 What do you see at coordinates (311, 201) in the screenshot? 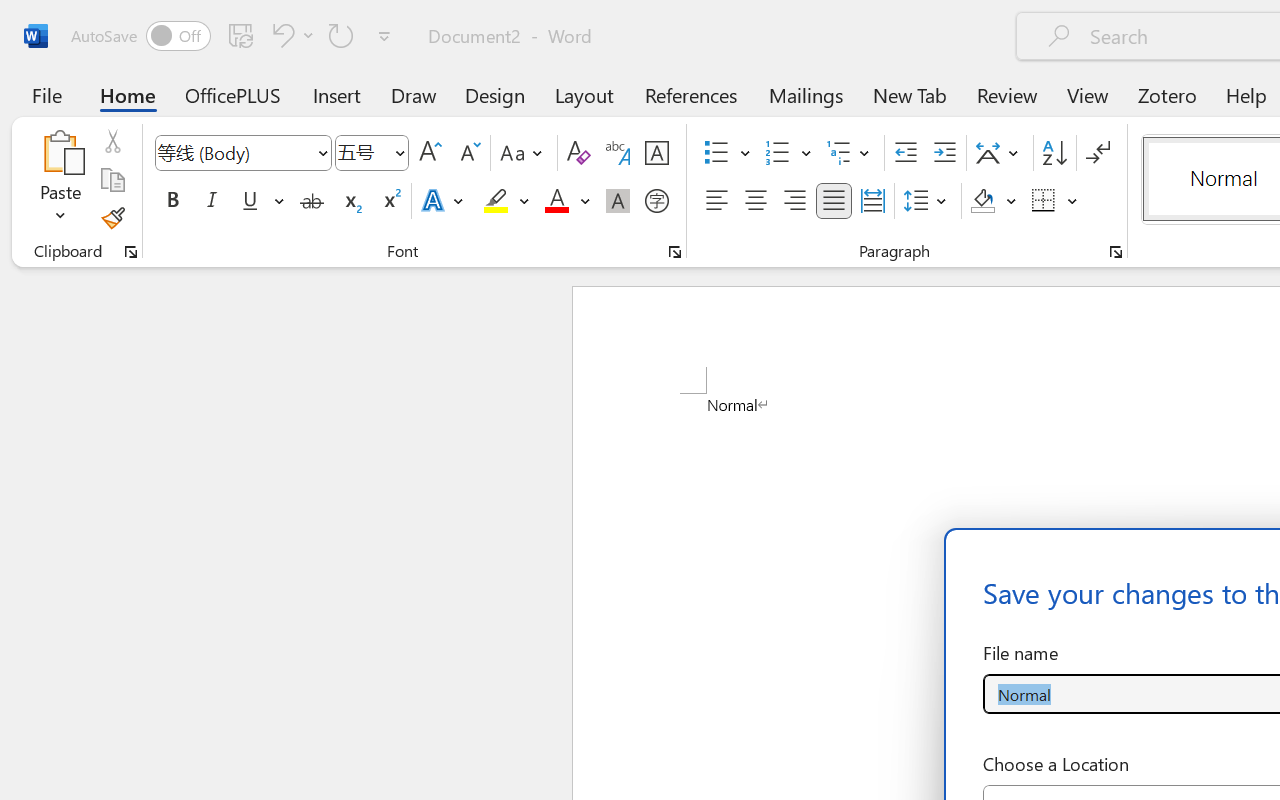
I see `'Strikethrough'` at bounding box center [311, 201].